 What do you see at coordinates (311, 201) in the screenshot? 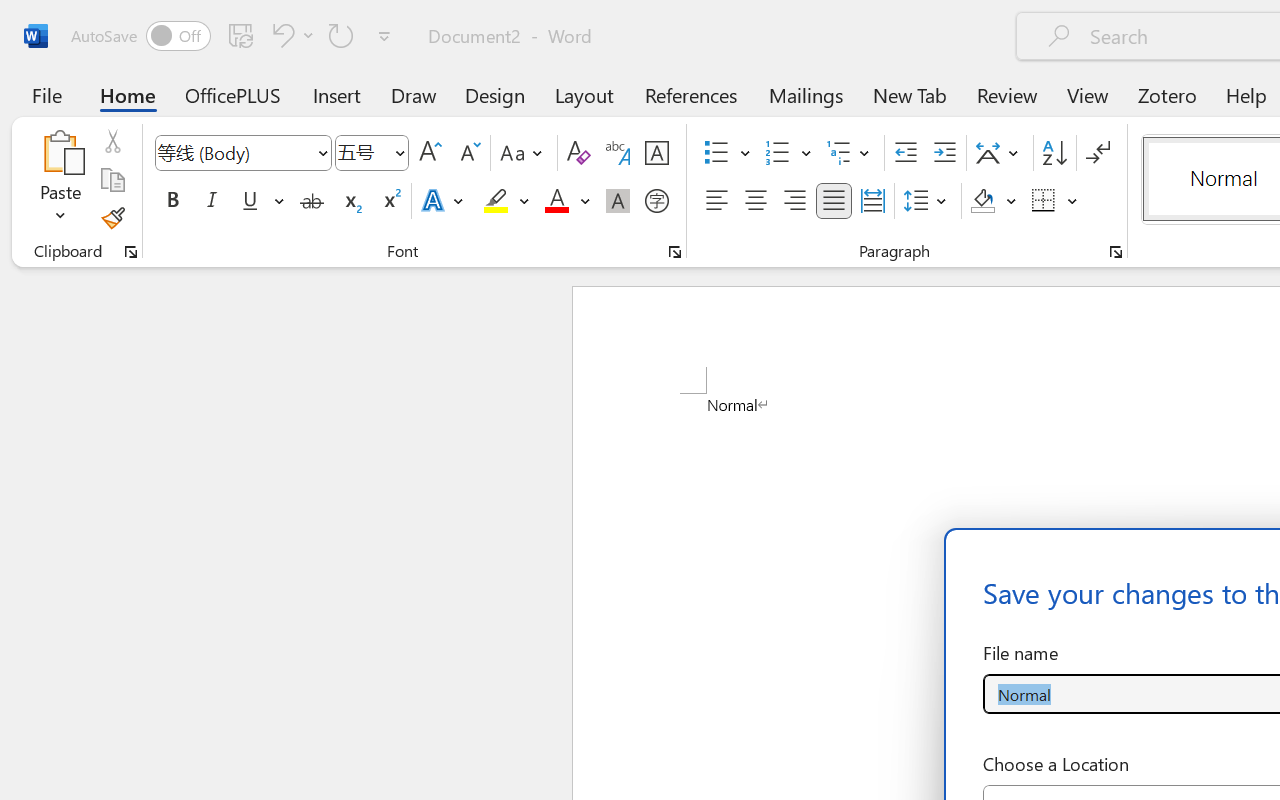
I see `'Strikethrough'` at bounding box center [311, 201].